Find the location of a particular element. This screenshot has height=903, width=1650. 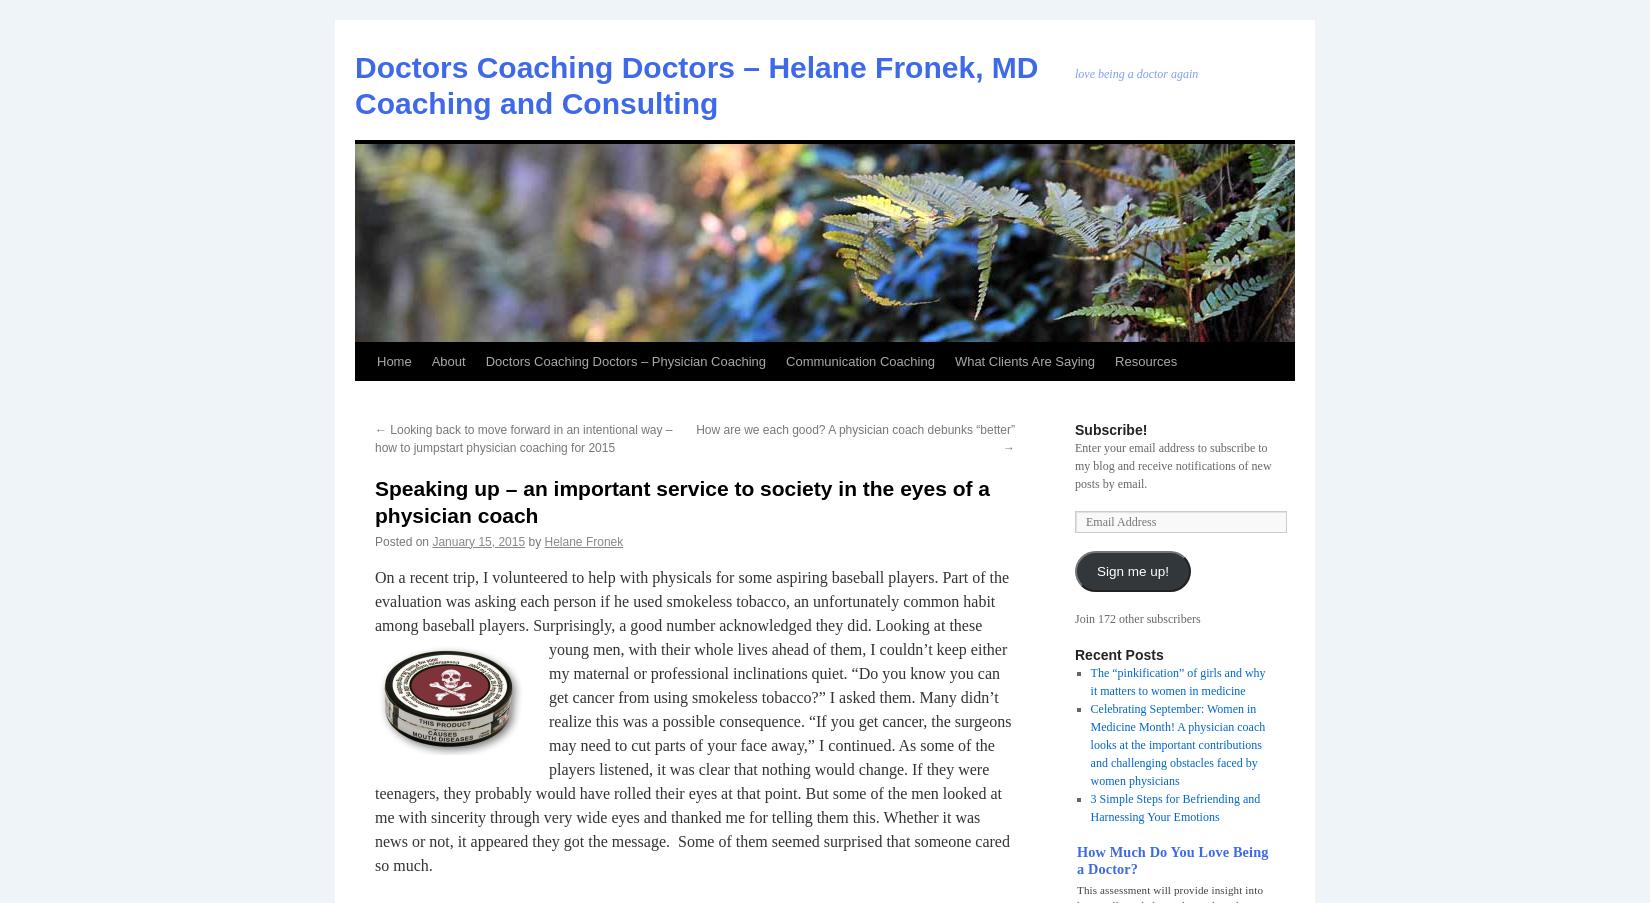

'The “pinkification” of girls and why it matters to women in medicine' is located at coordinates (1177, 681).